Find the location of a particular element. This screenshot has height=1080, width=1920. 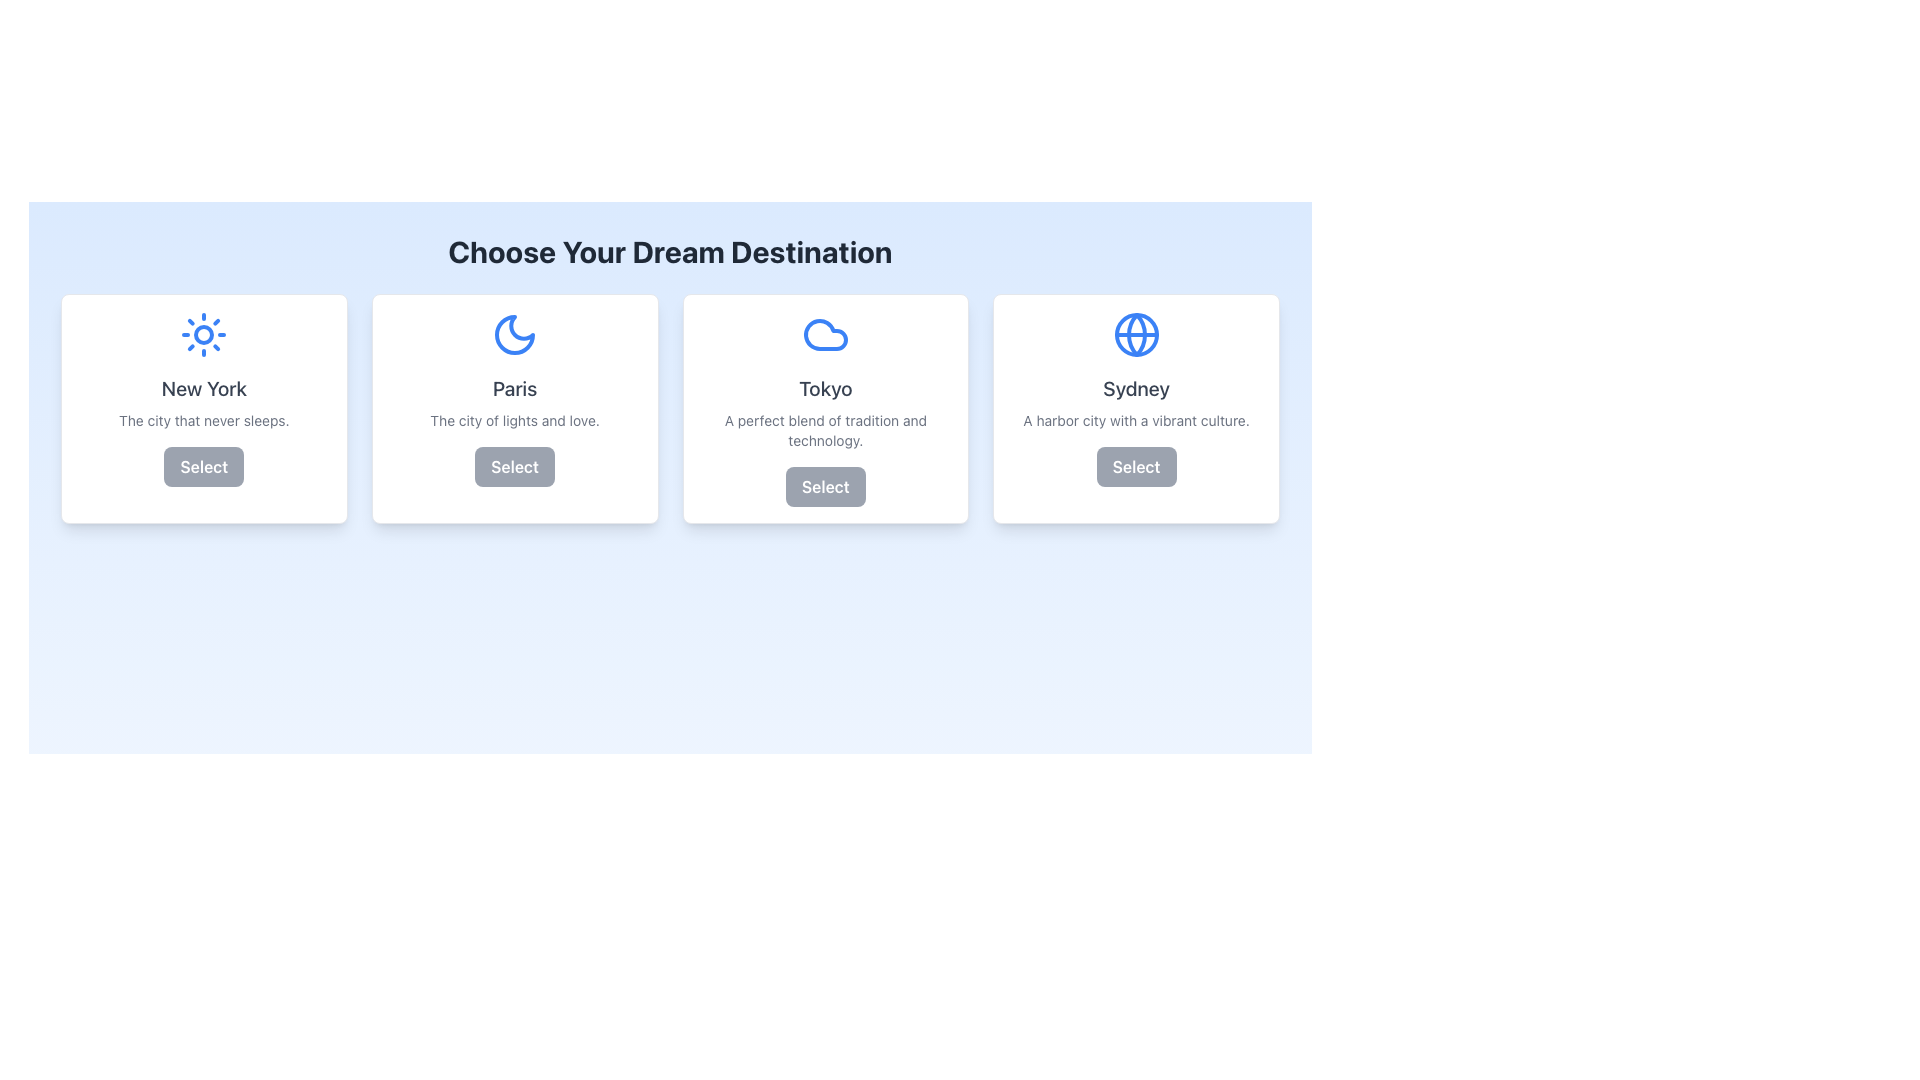

the 'Select' button with rounded corners and a gray background at the bottom center of the 'Paris' card is located at coordinates (515, 466).